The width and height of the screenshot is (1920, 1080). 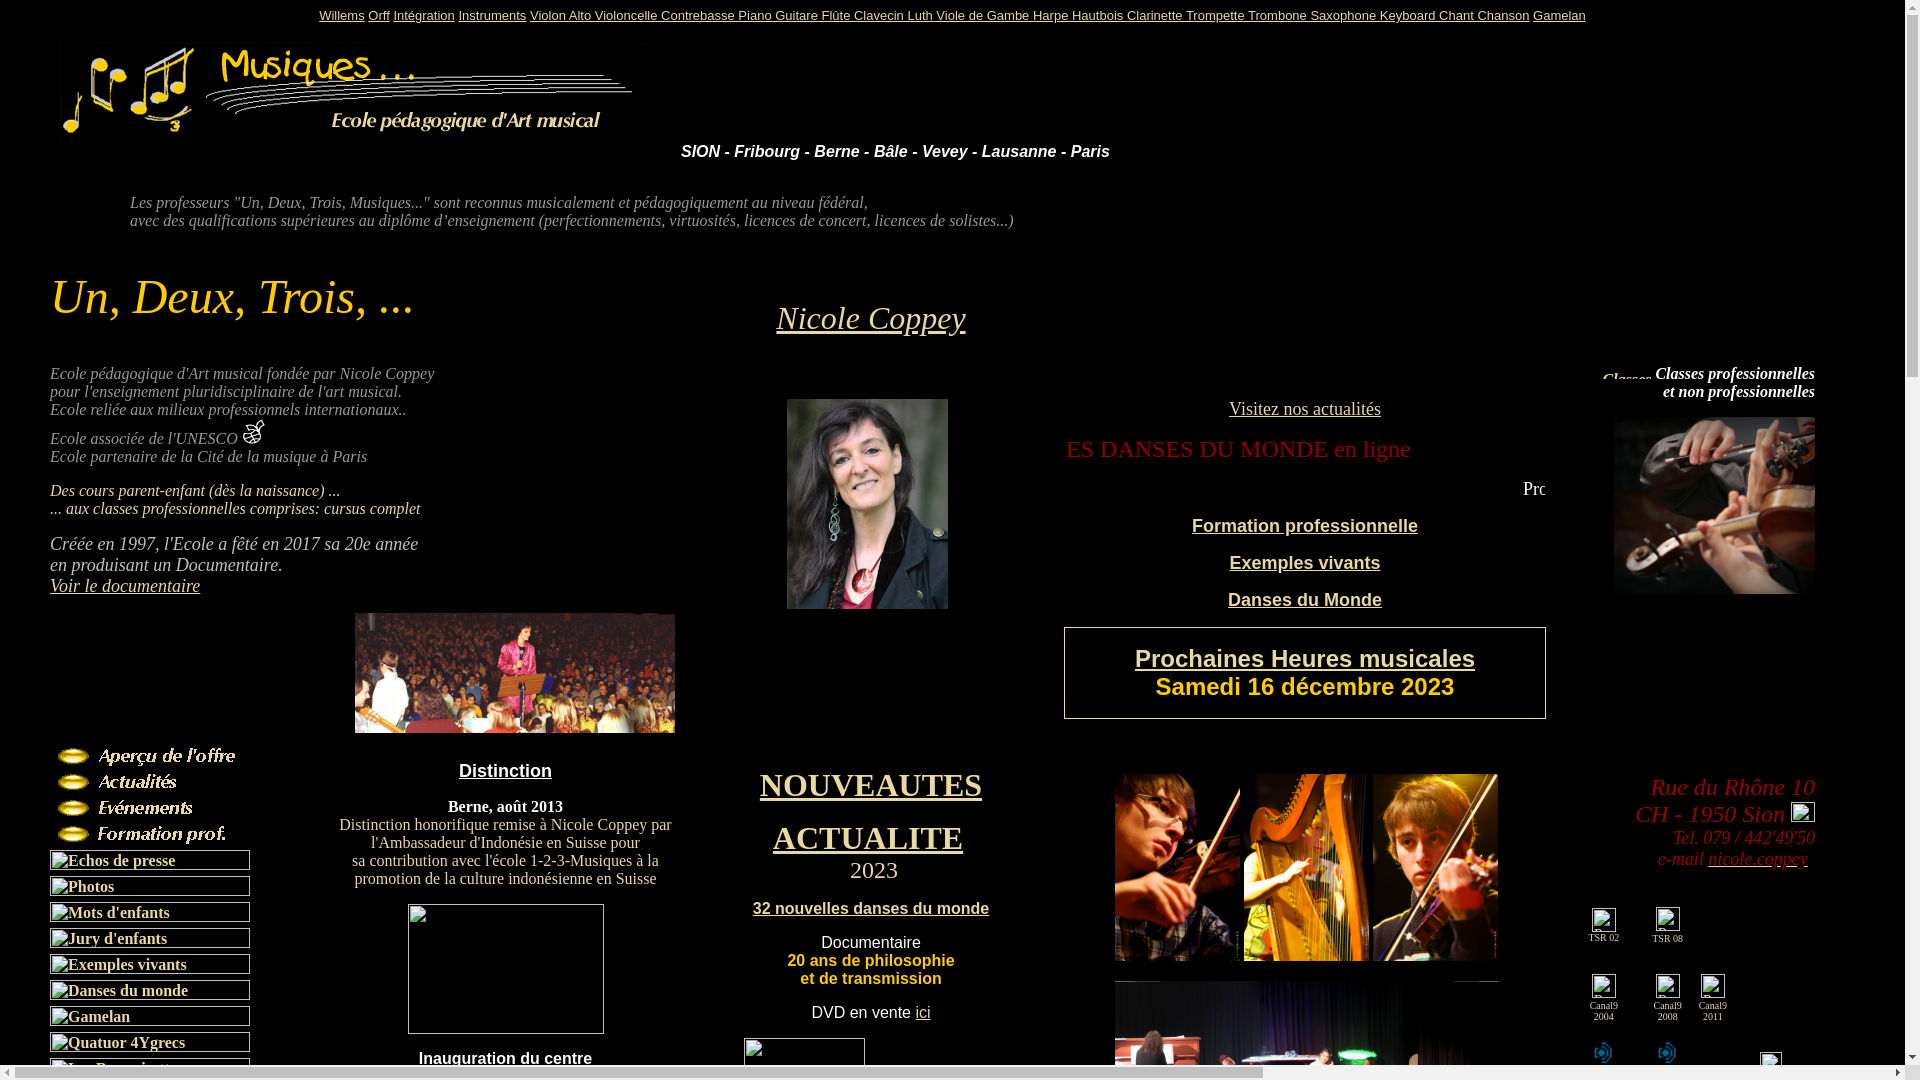 I want to click on '32 nouvelles danses du monde', so click(x=871, y=908).